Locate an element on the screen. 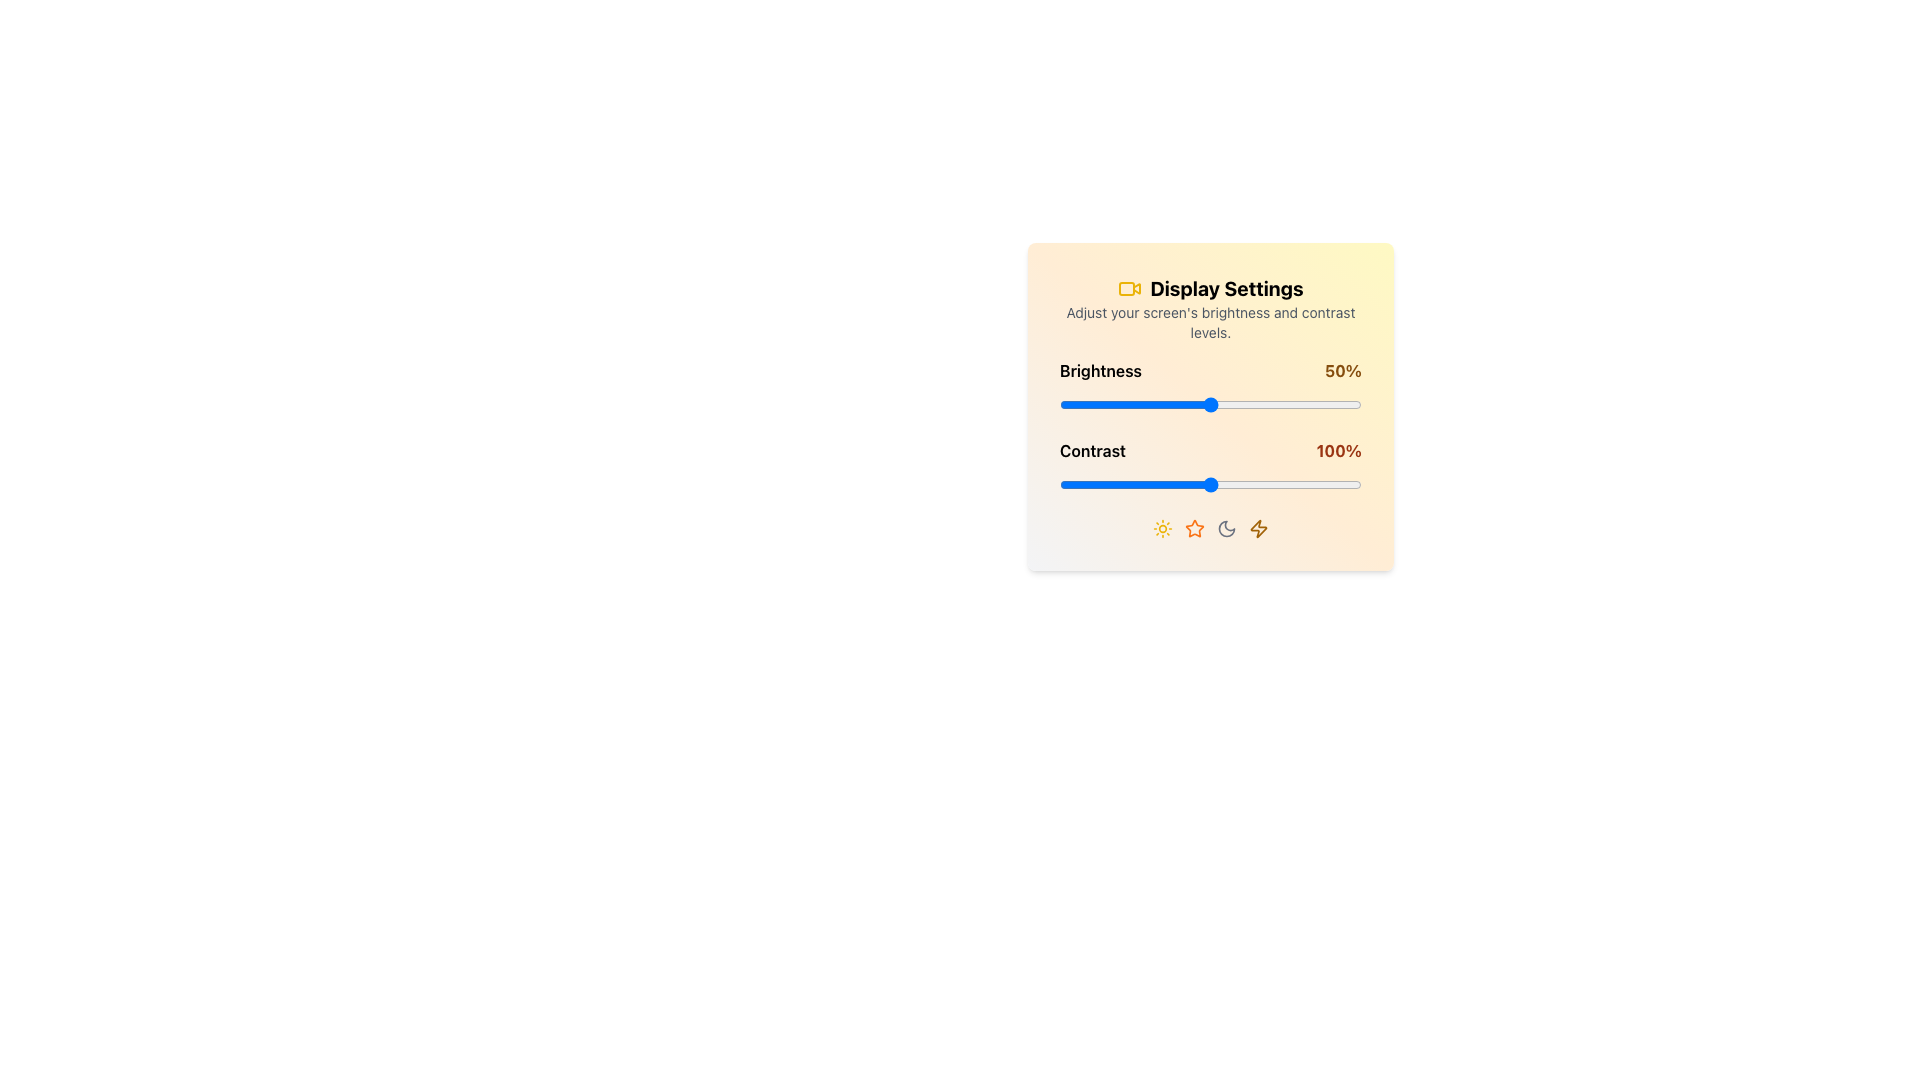  the brightness level indicator text located to the right of the 'Brightness' label in the Display Settings panel is located at coordinates (1343, 370).